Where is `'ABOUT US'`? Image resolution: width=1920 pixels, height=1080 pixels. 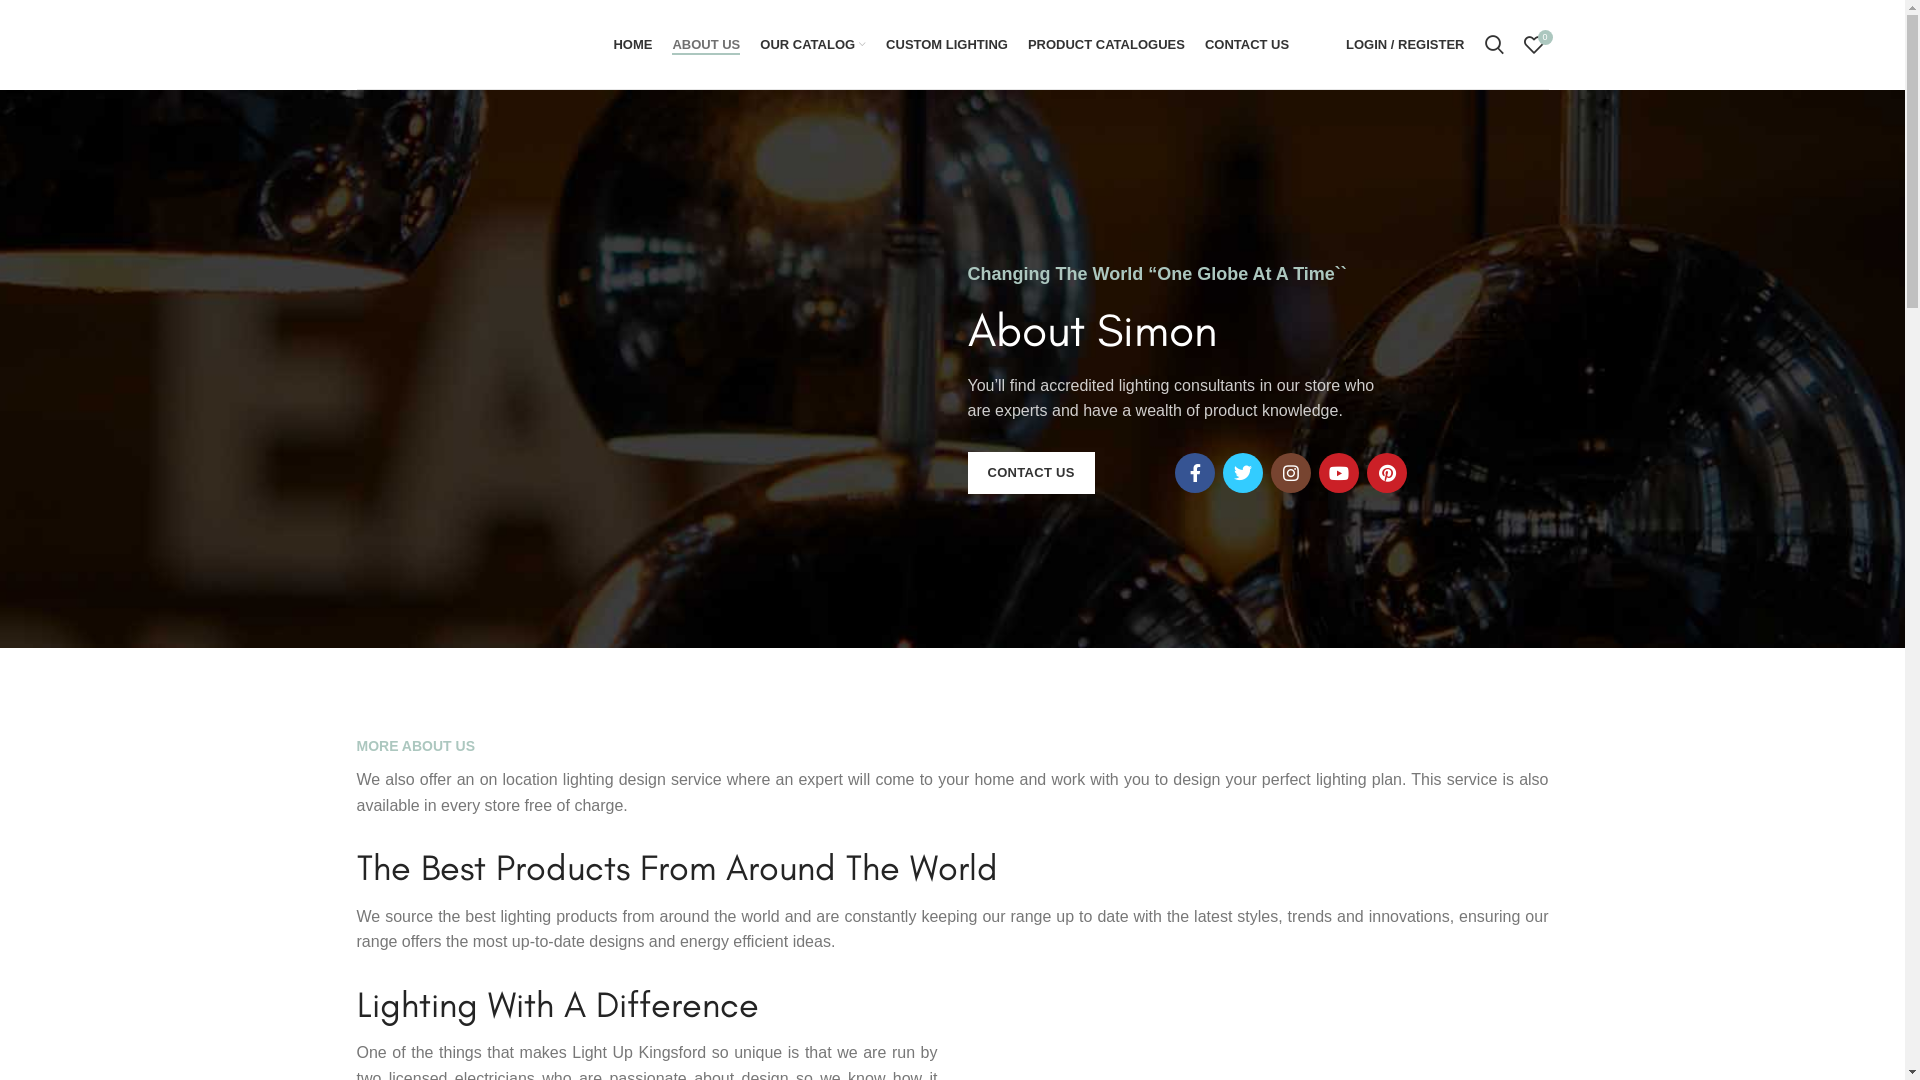 'ABOUT US' is located at coordinates (705, 43).